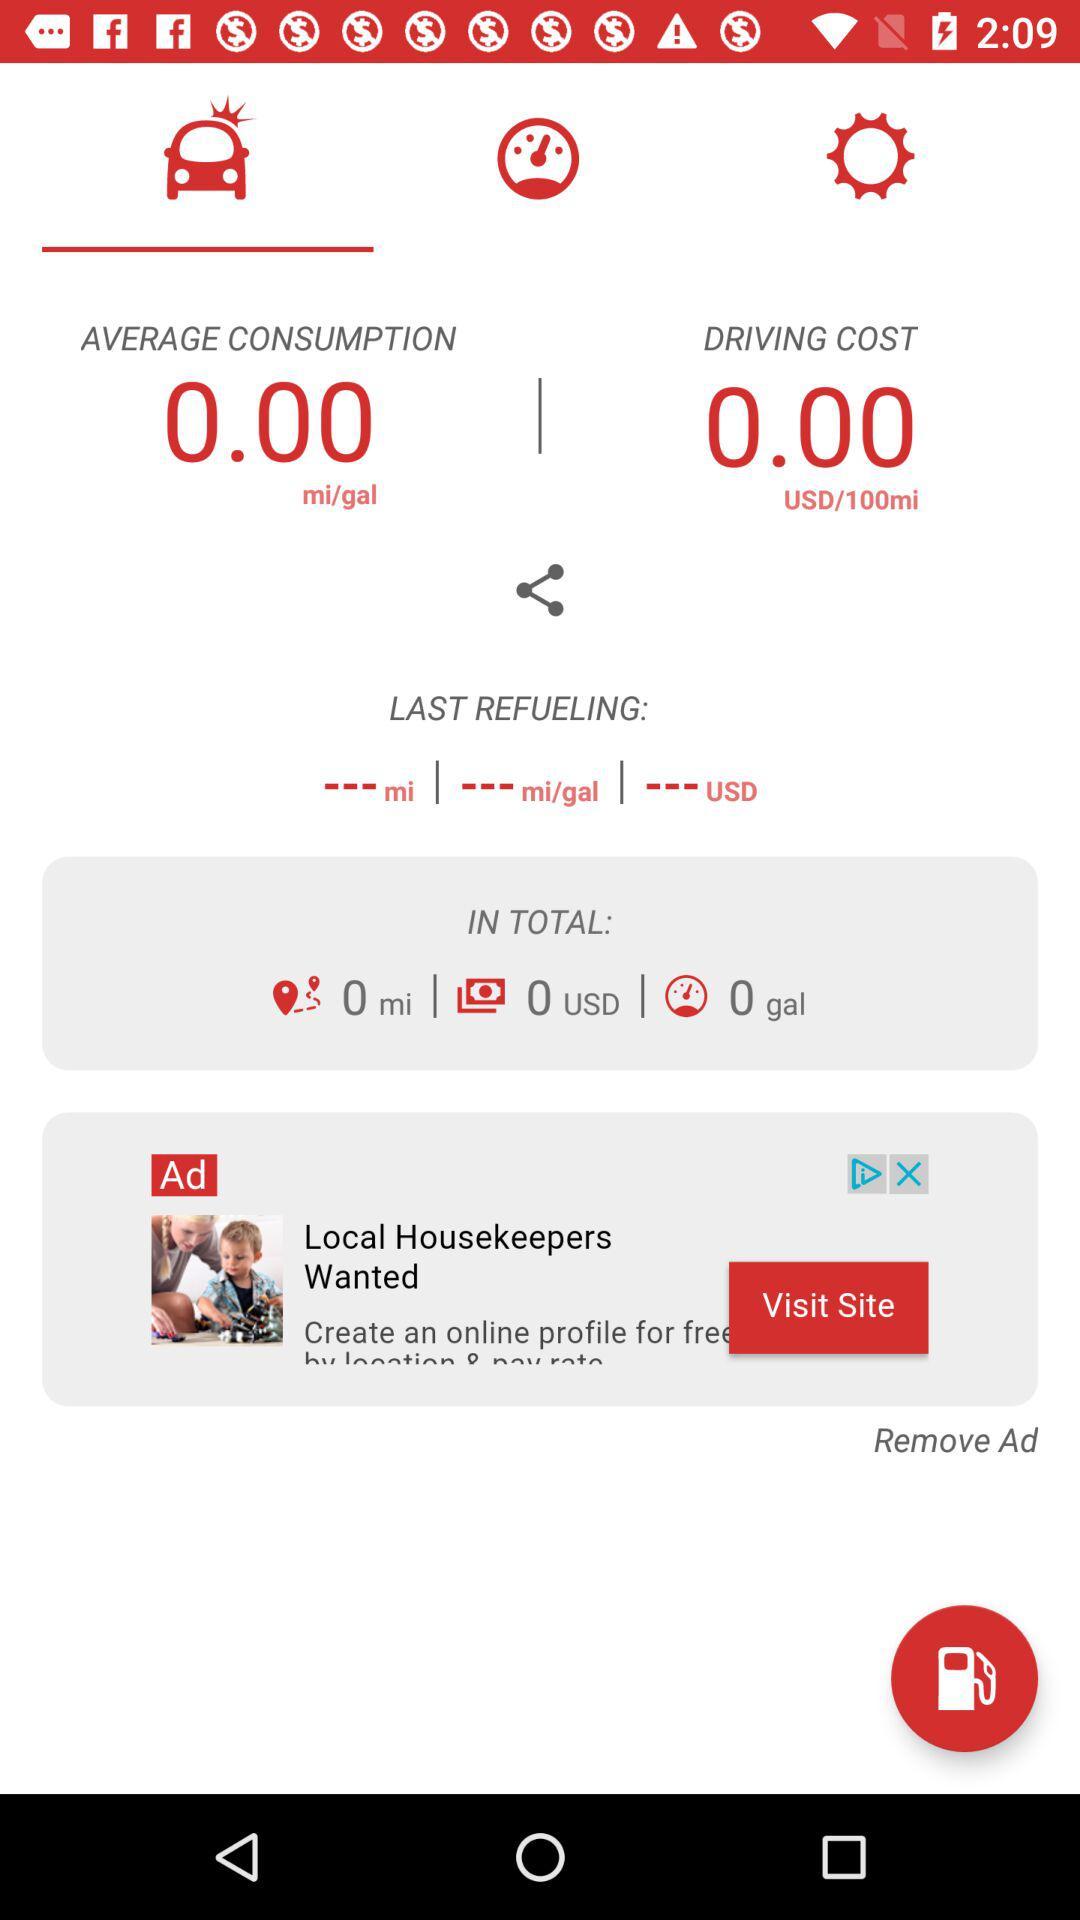 The width and height of the screenshot is (1080, 1920). What do you see at coordinates (963, 1678) in the screenshot?
I see `get fuel` at bounding box center [963, 1678].